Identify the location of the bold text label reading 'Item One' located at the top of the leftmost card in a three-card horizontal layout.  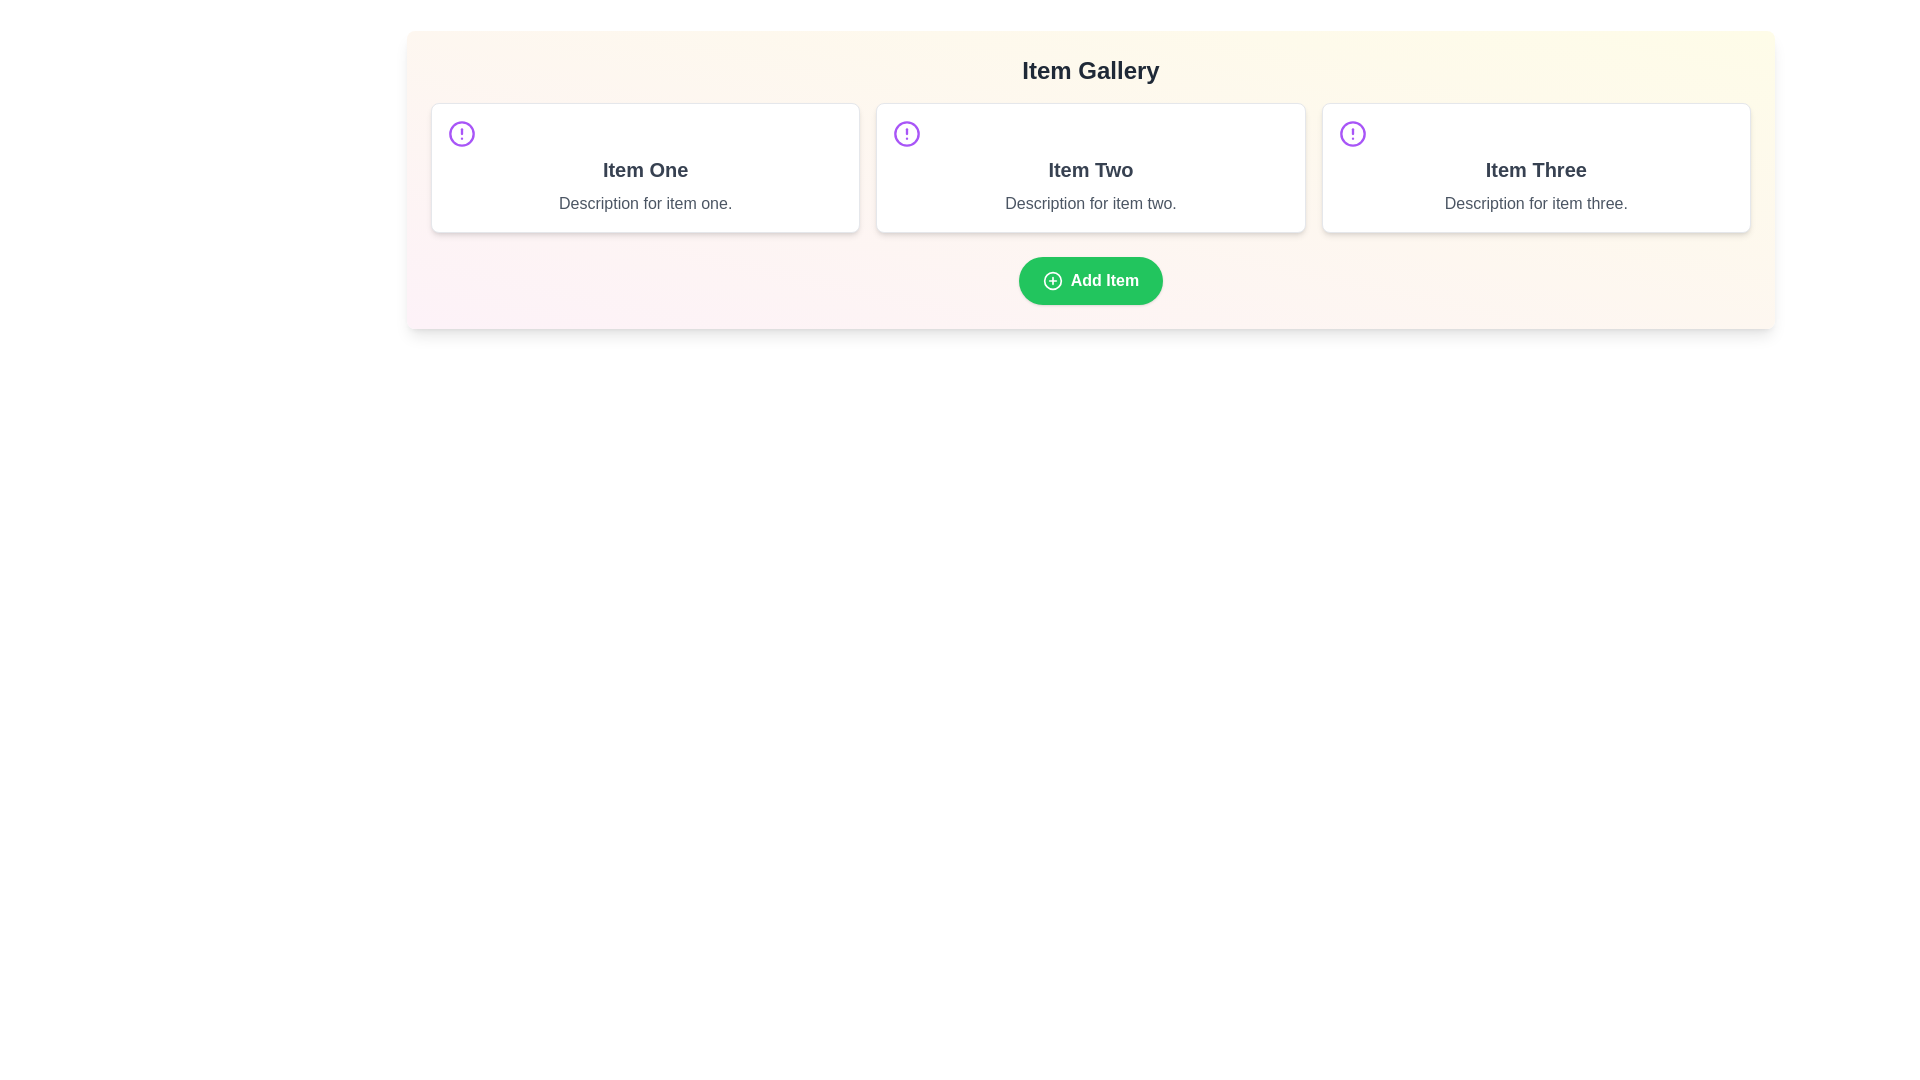
(645, 168).